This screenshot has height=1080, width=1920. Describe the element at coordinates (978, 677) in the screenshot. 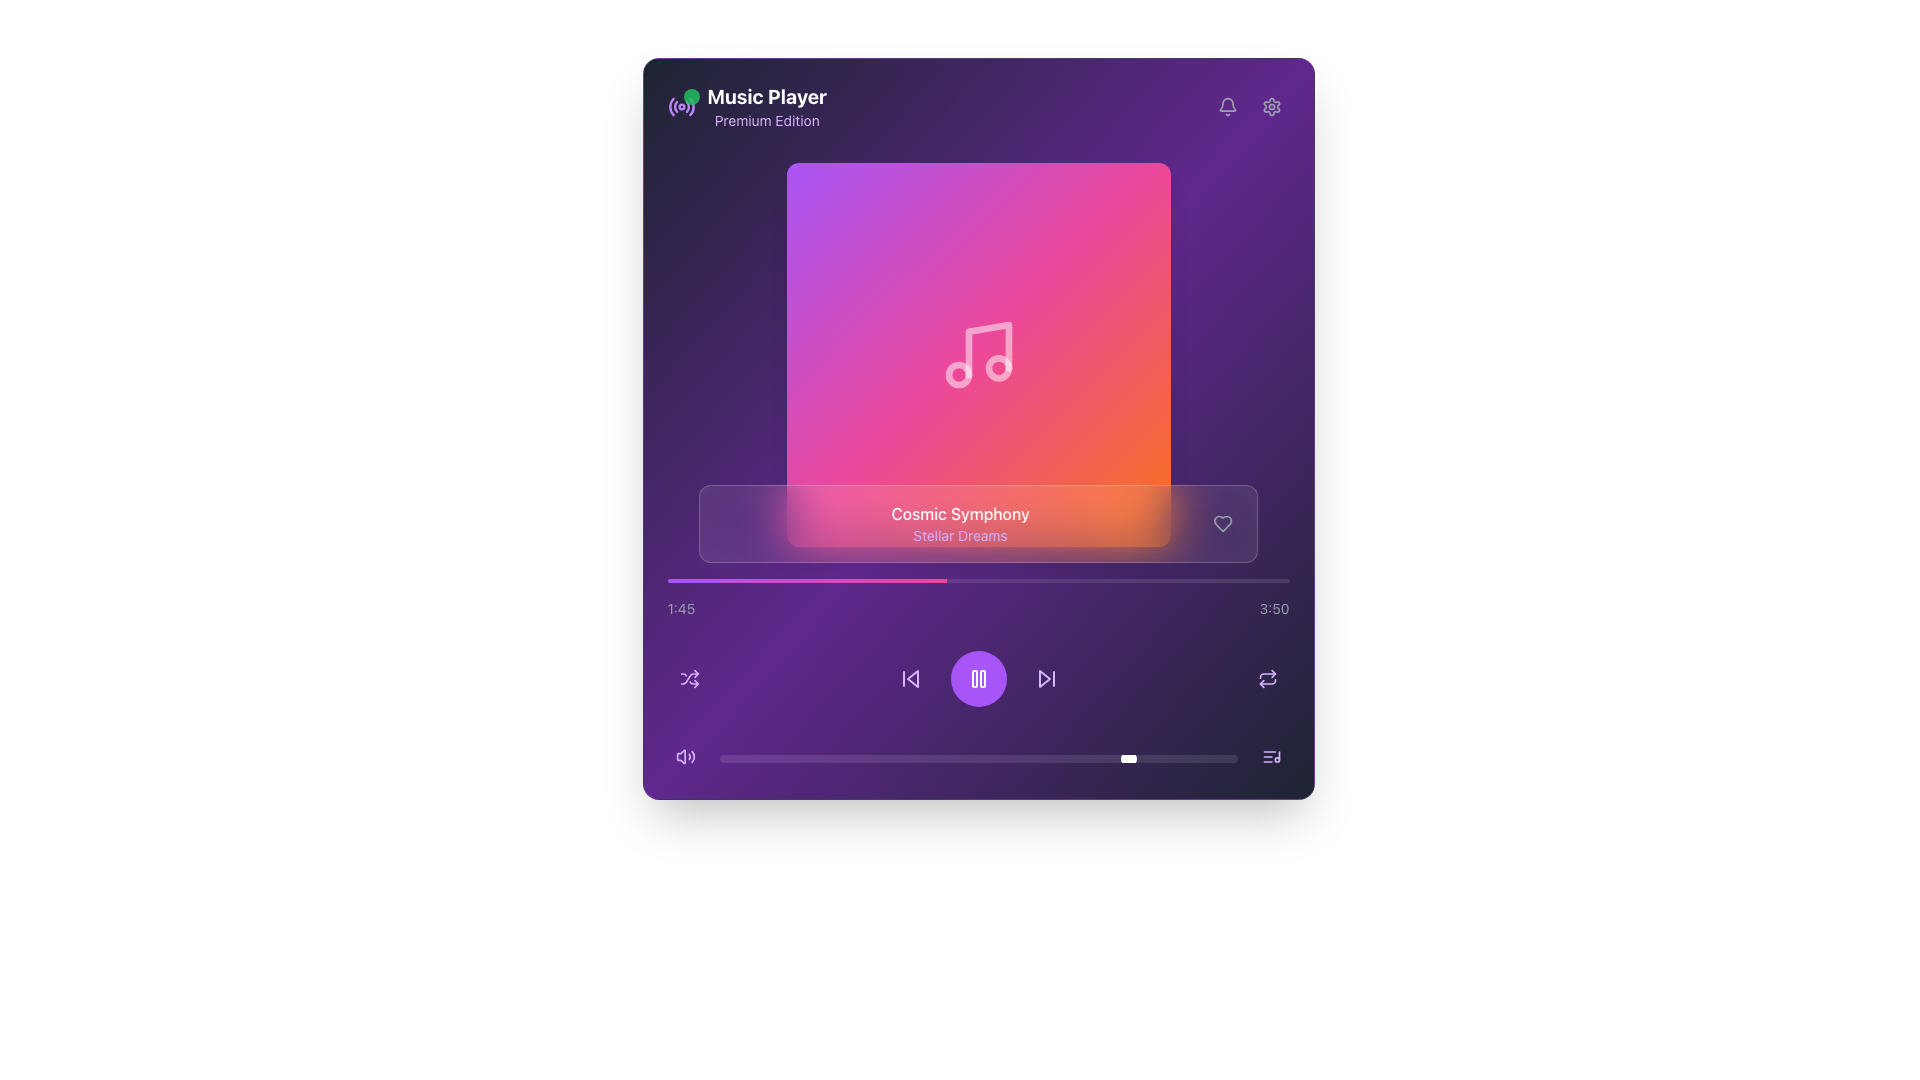

I see `the play/pause button located at the bottom center of the music player interface` at that location.